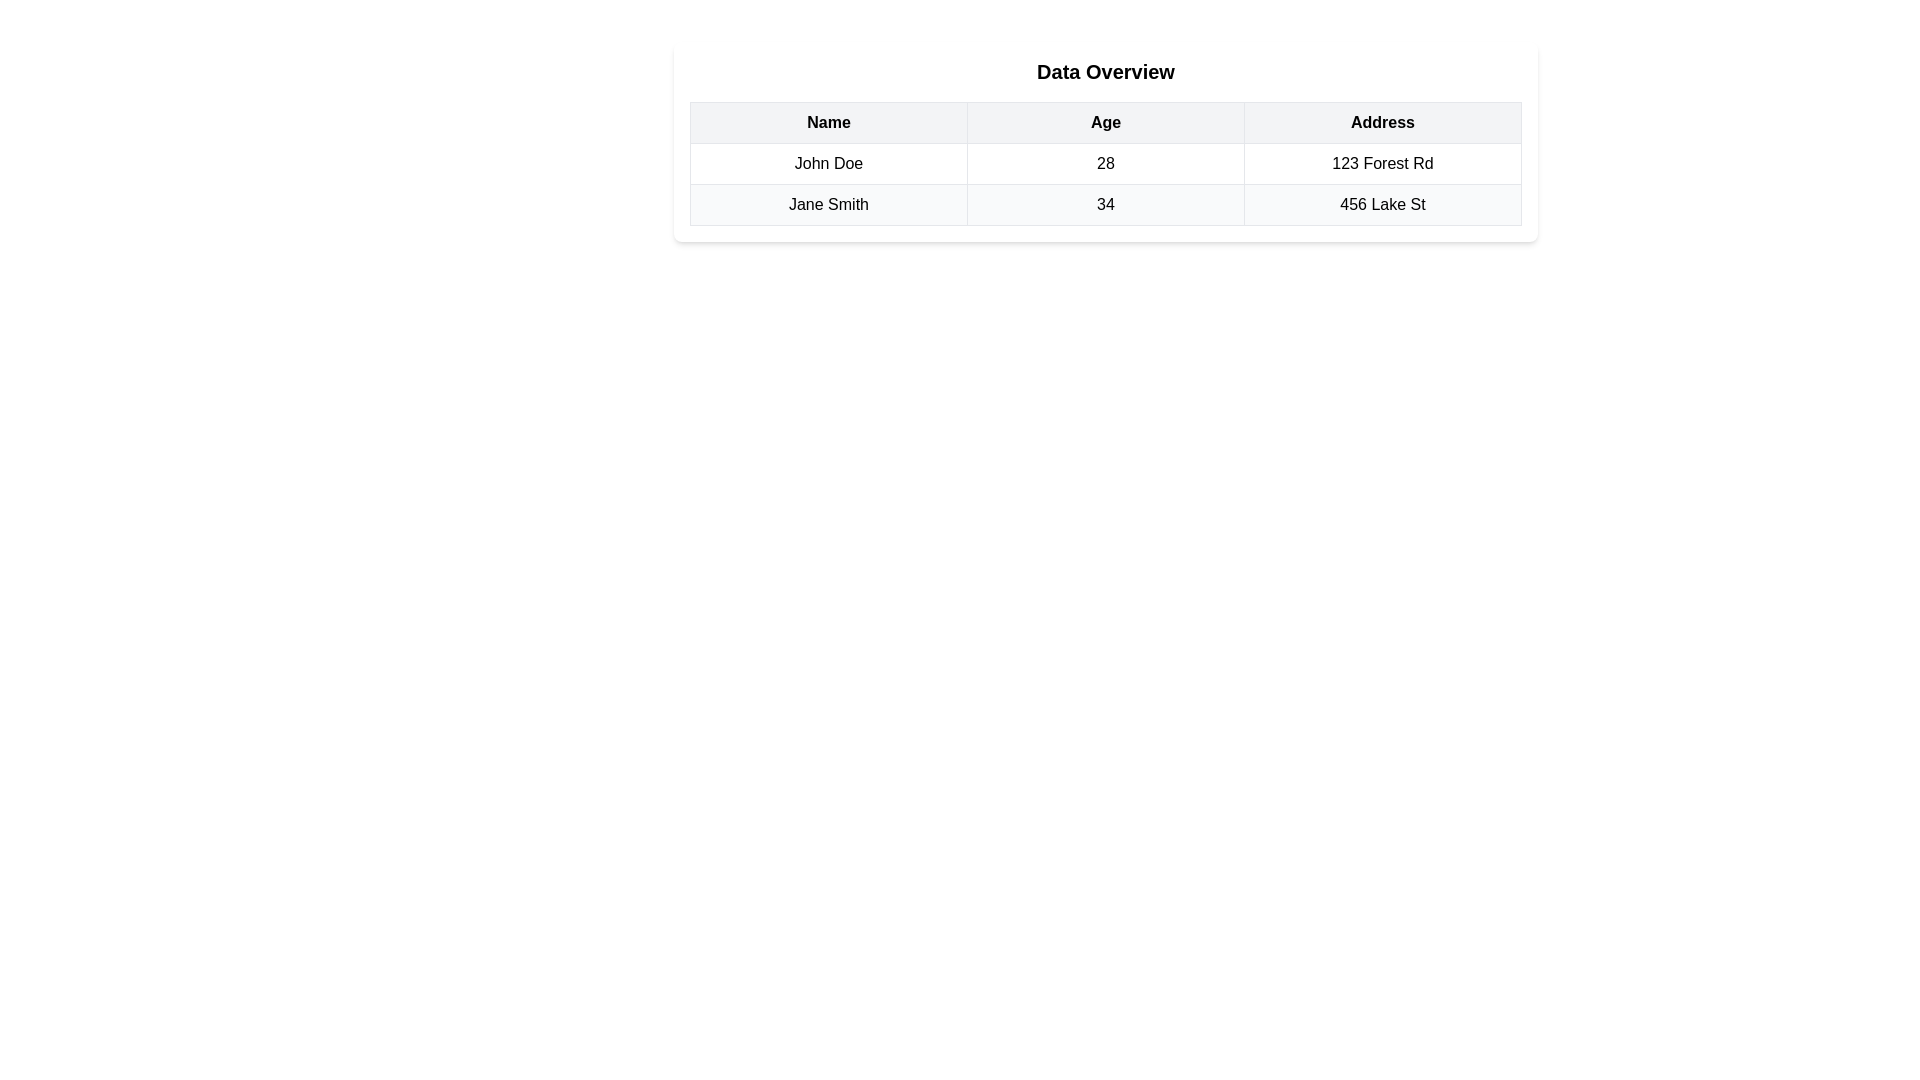 The image size is (1920, 1080). I want to click on the static text element displaying the address '123 Forest Rd' for the entry 'John Doe' in the third cell of the first row under the 'Address' column, so click(1381, 163).